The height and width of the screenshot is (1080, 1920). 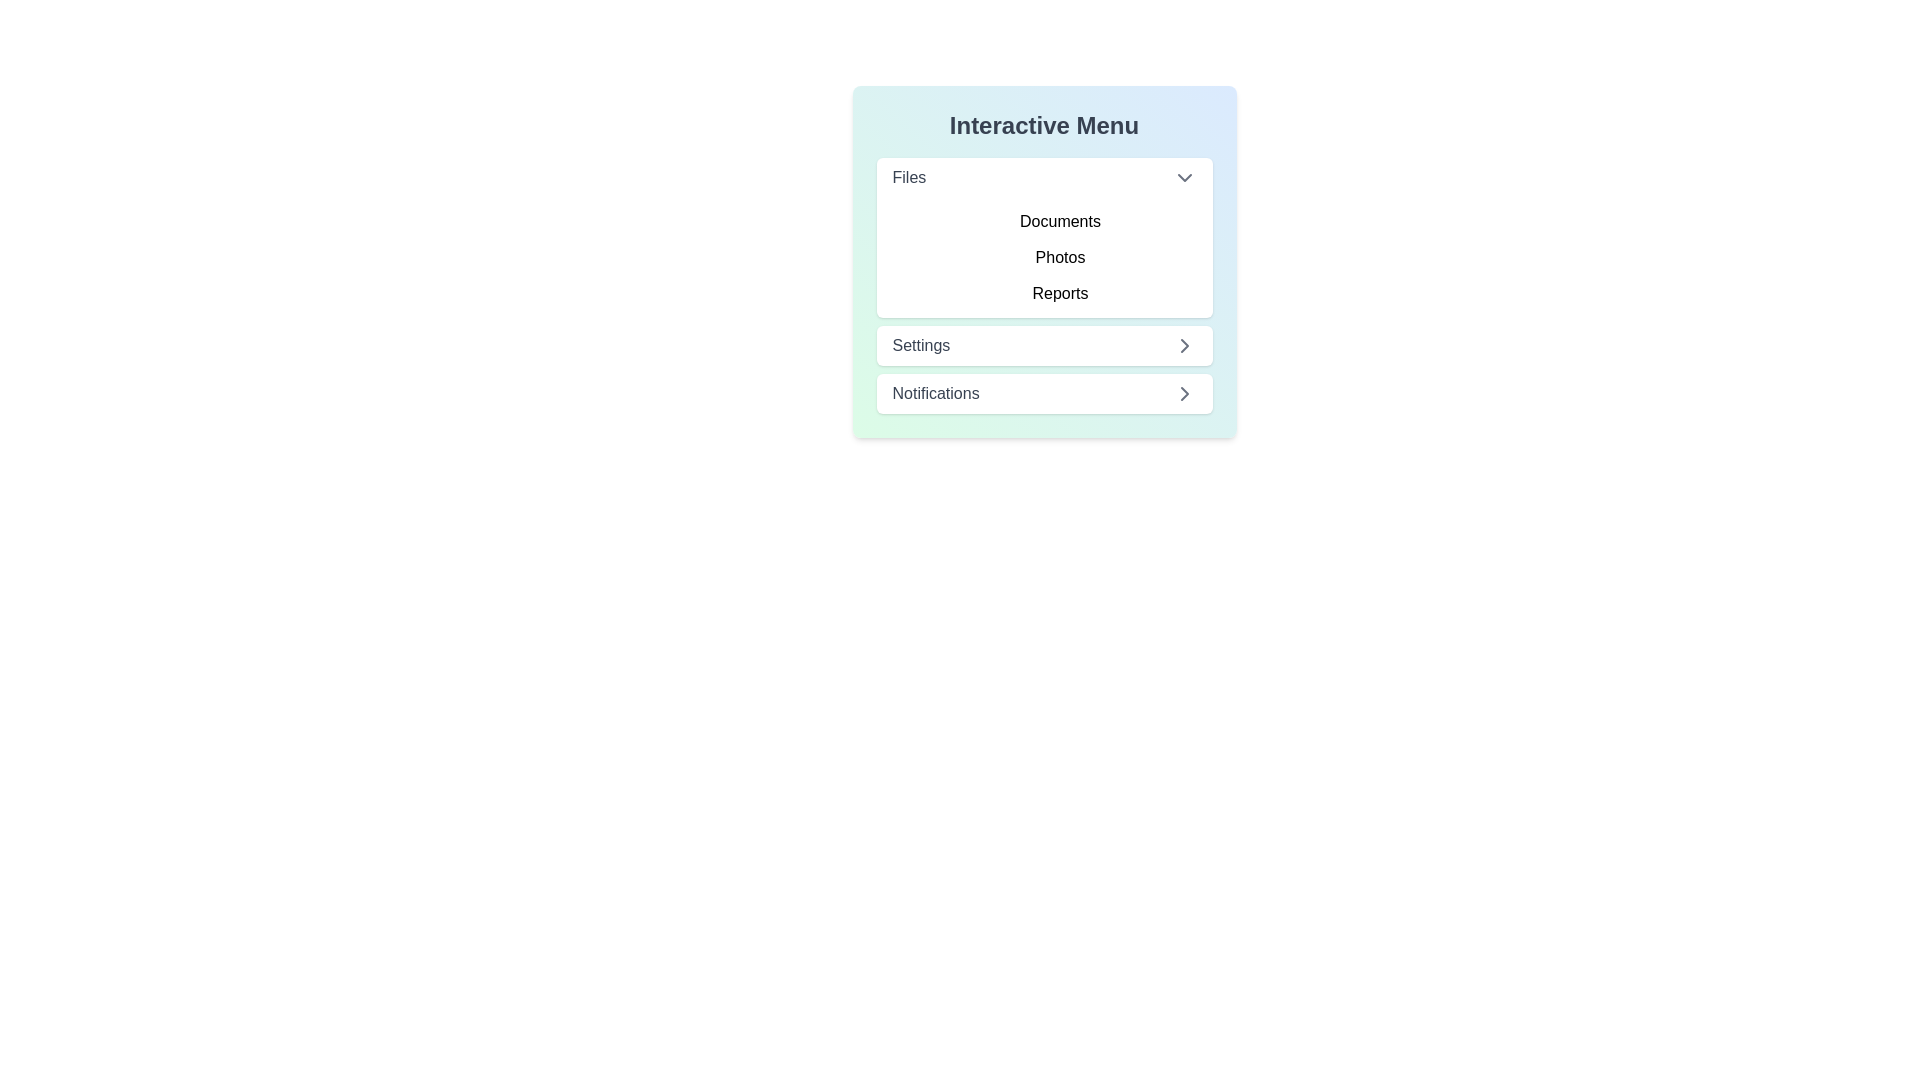 I want to click on the 'Notifications' button, which is a rectangular button with a white background, rounded corners, and a shadow effect, located at the bottom of a vertical group of buttons, so click(x=1043, y=393).